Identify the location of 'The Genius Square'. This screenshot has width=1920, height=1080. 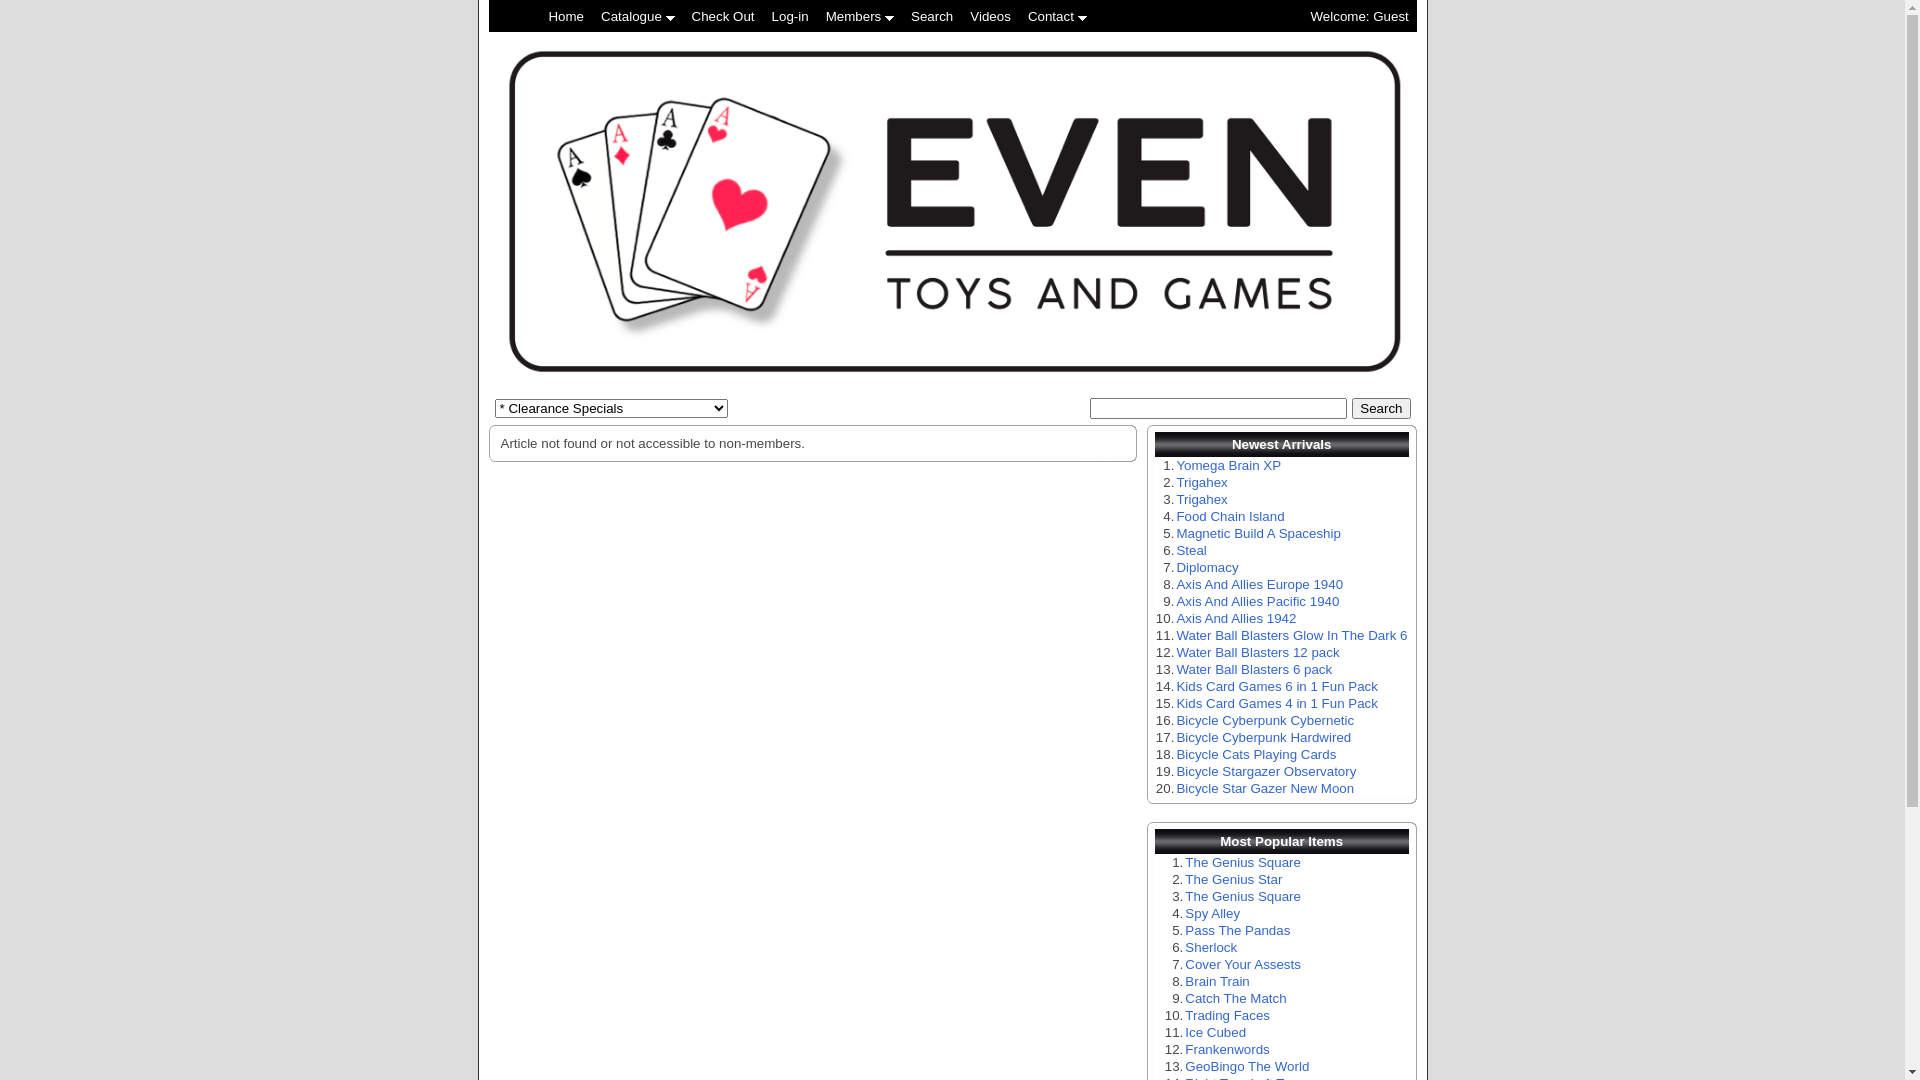
(1242, 895).